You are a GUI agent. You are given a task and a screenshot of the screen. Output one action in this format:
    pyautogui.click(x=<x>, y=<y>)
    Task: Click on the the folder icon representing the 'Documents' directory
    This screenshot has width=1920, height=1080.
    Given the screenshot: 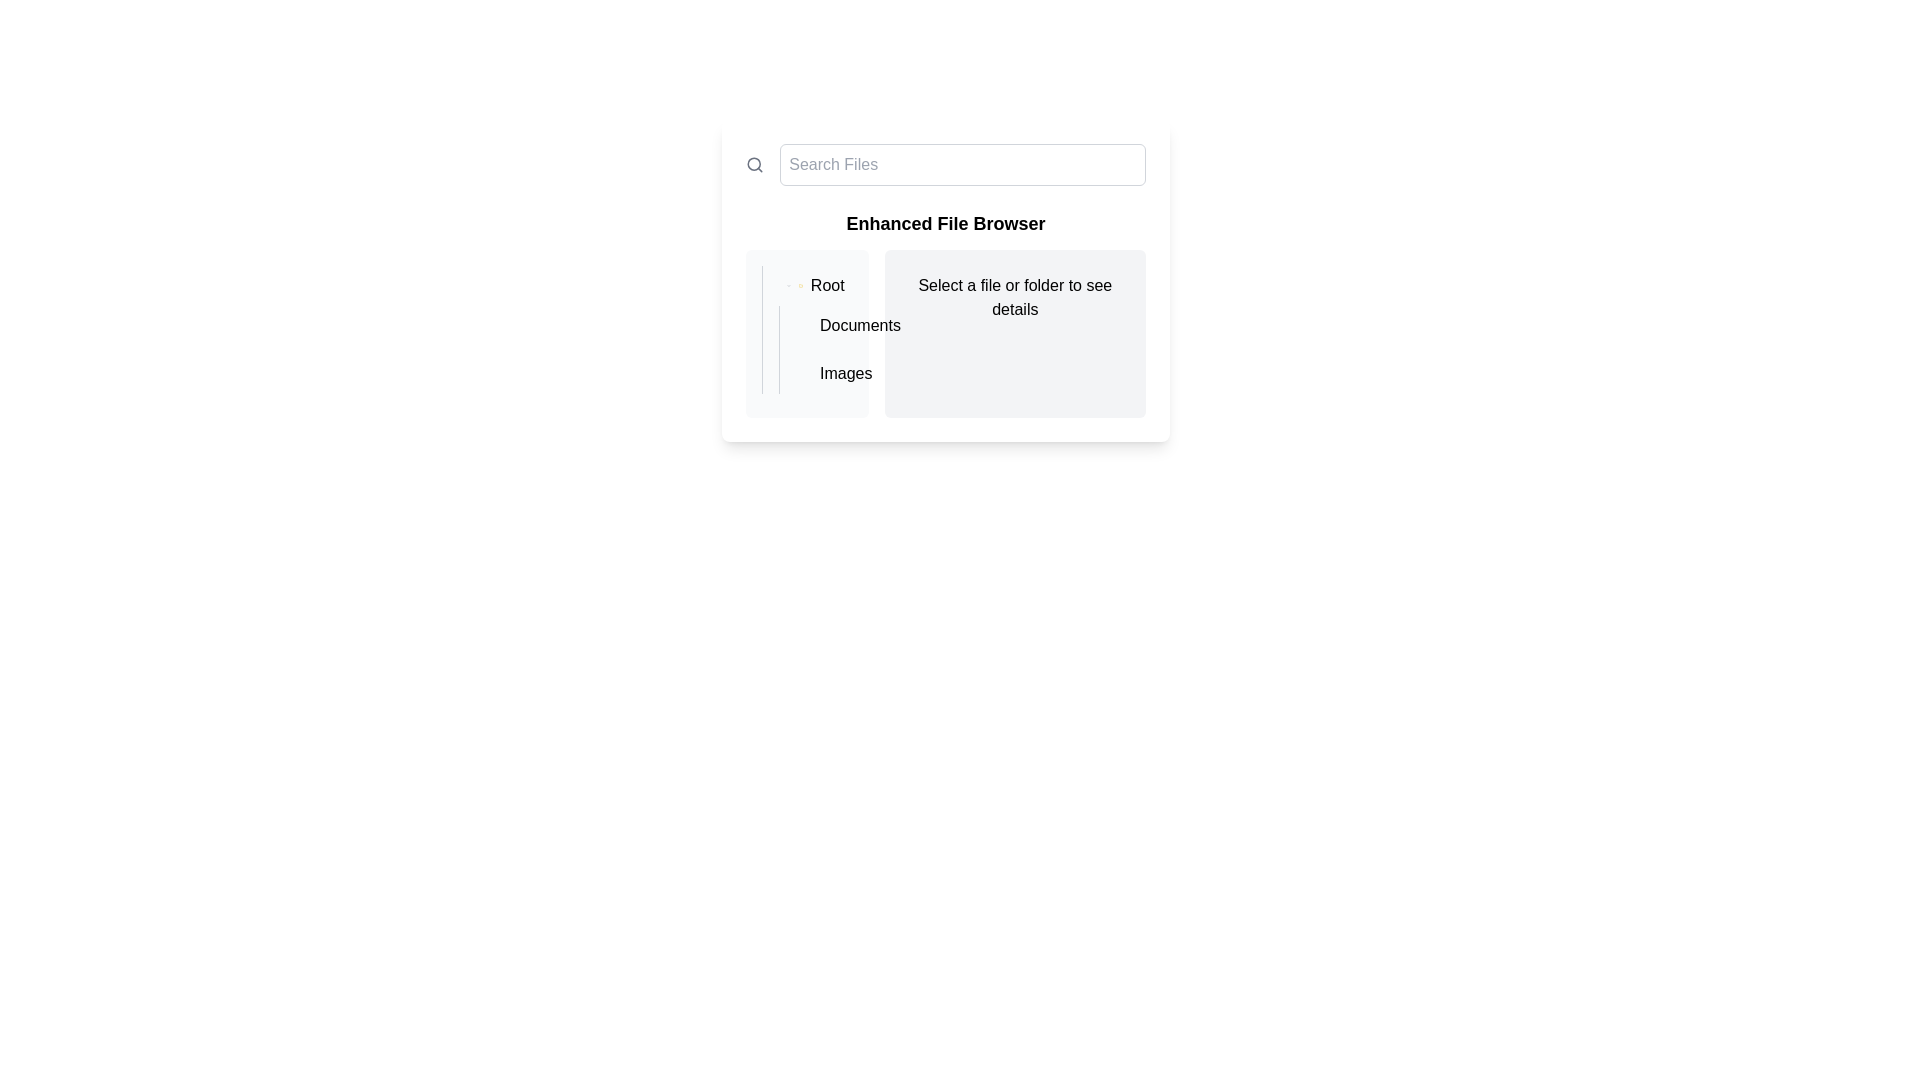 What is the action you would take?
    pyautogui.click(x=824, y=326)
    